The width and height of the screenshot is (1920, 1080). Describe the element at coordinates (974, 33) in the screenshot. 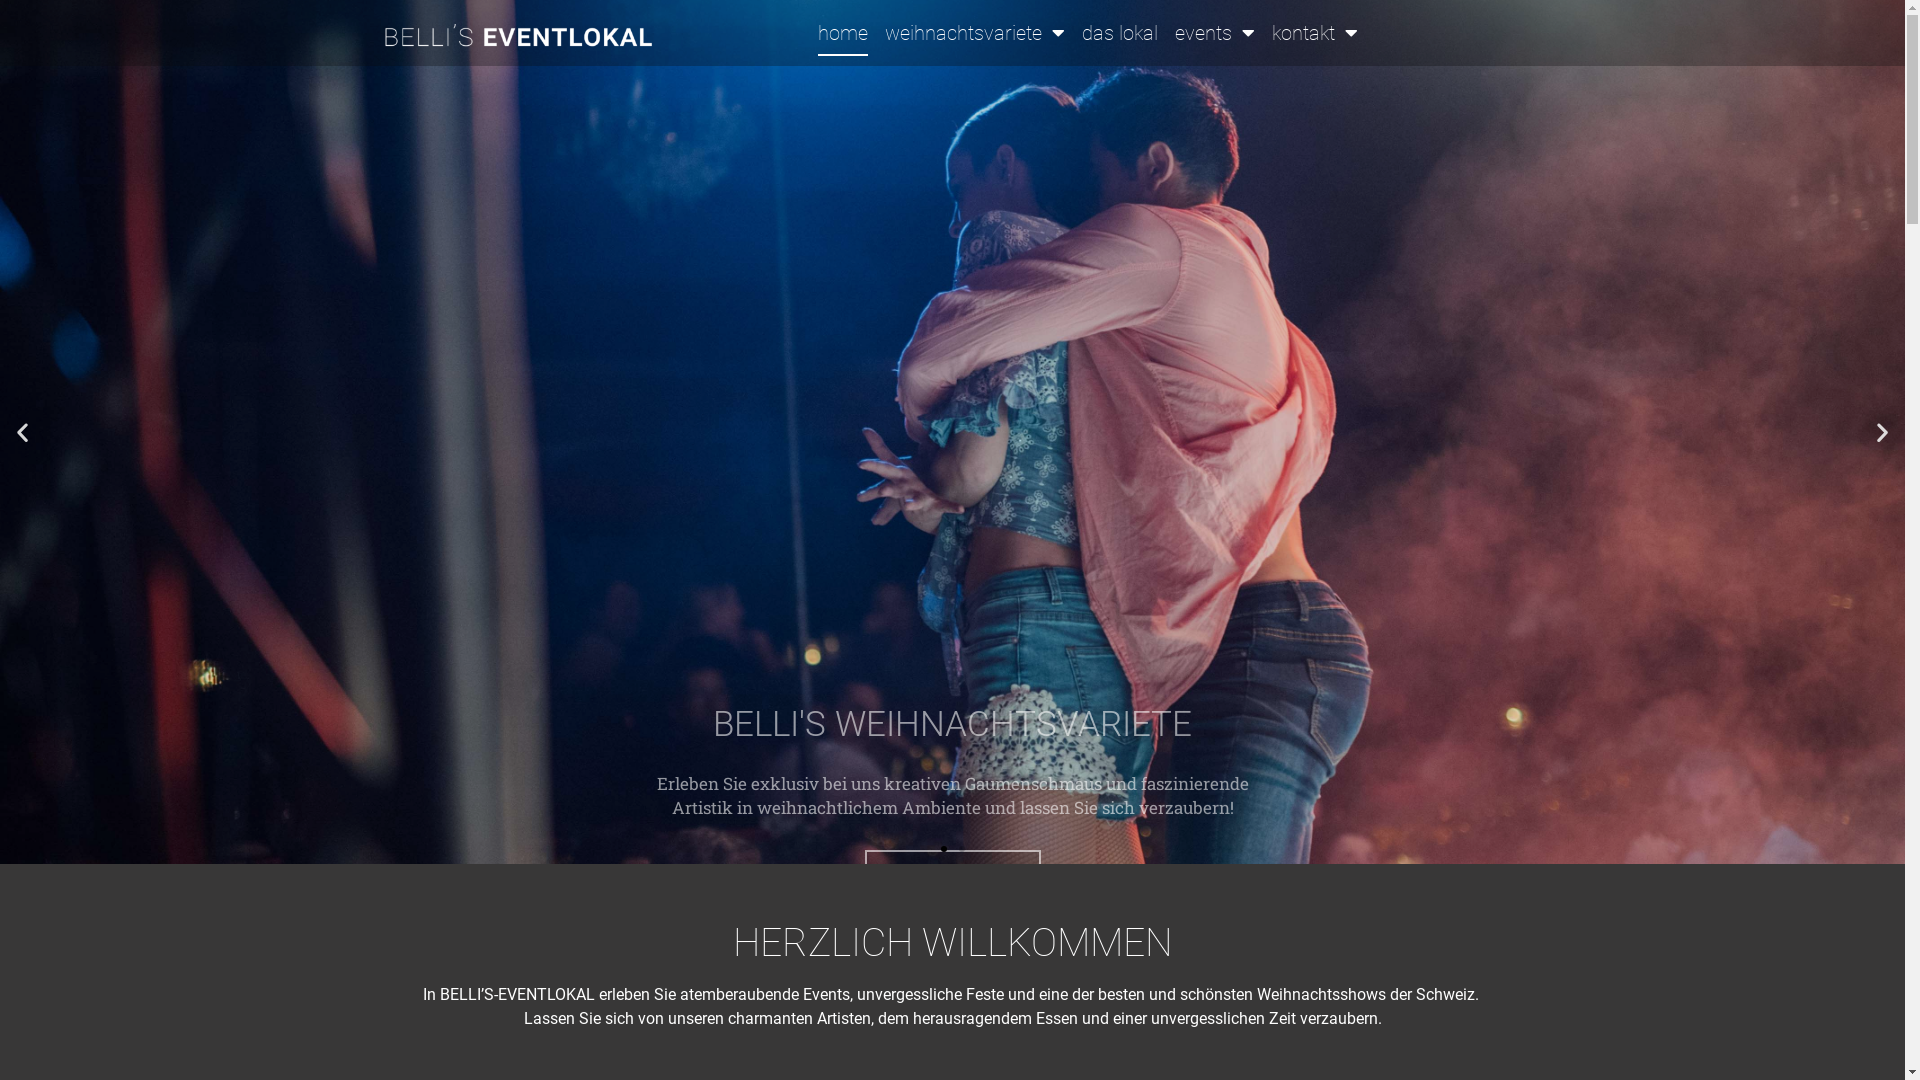

I see `'weihnachtsvariete'` at that location.